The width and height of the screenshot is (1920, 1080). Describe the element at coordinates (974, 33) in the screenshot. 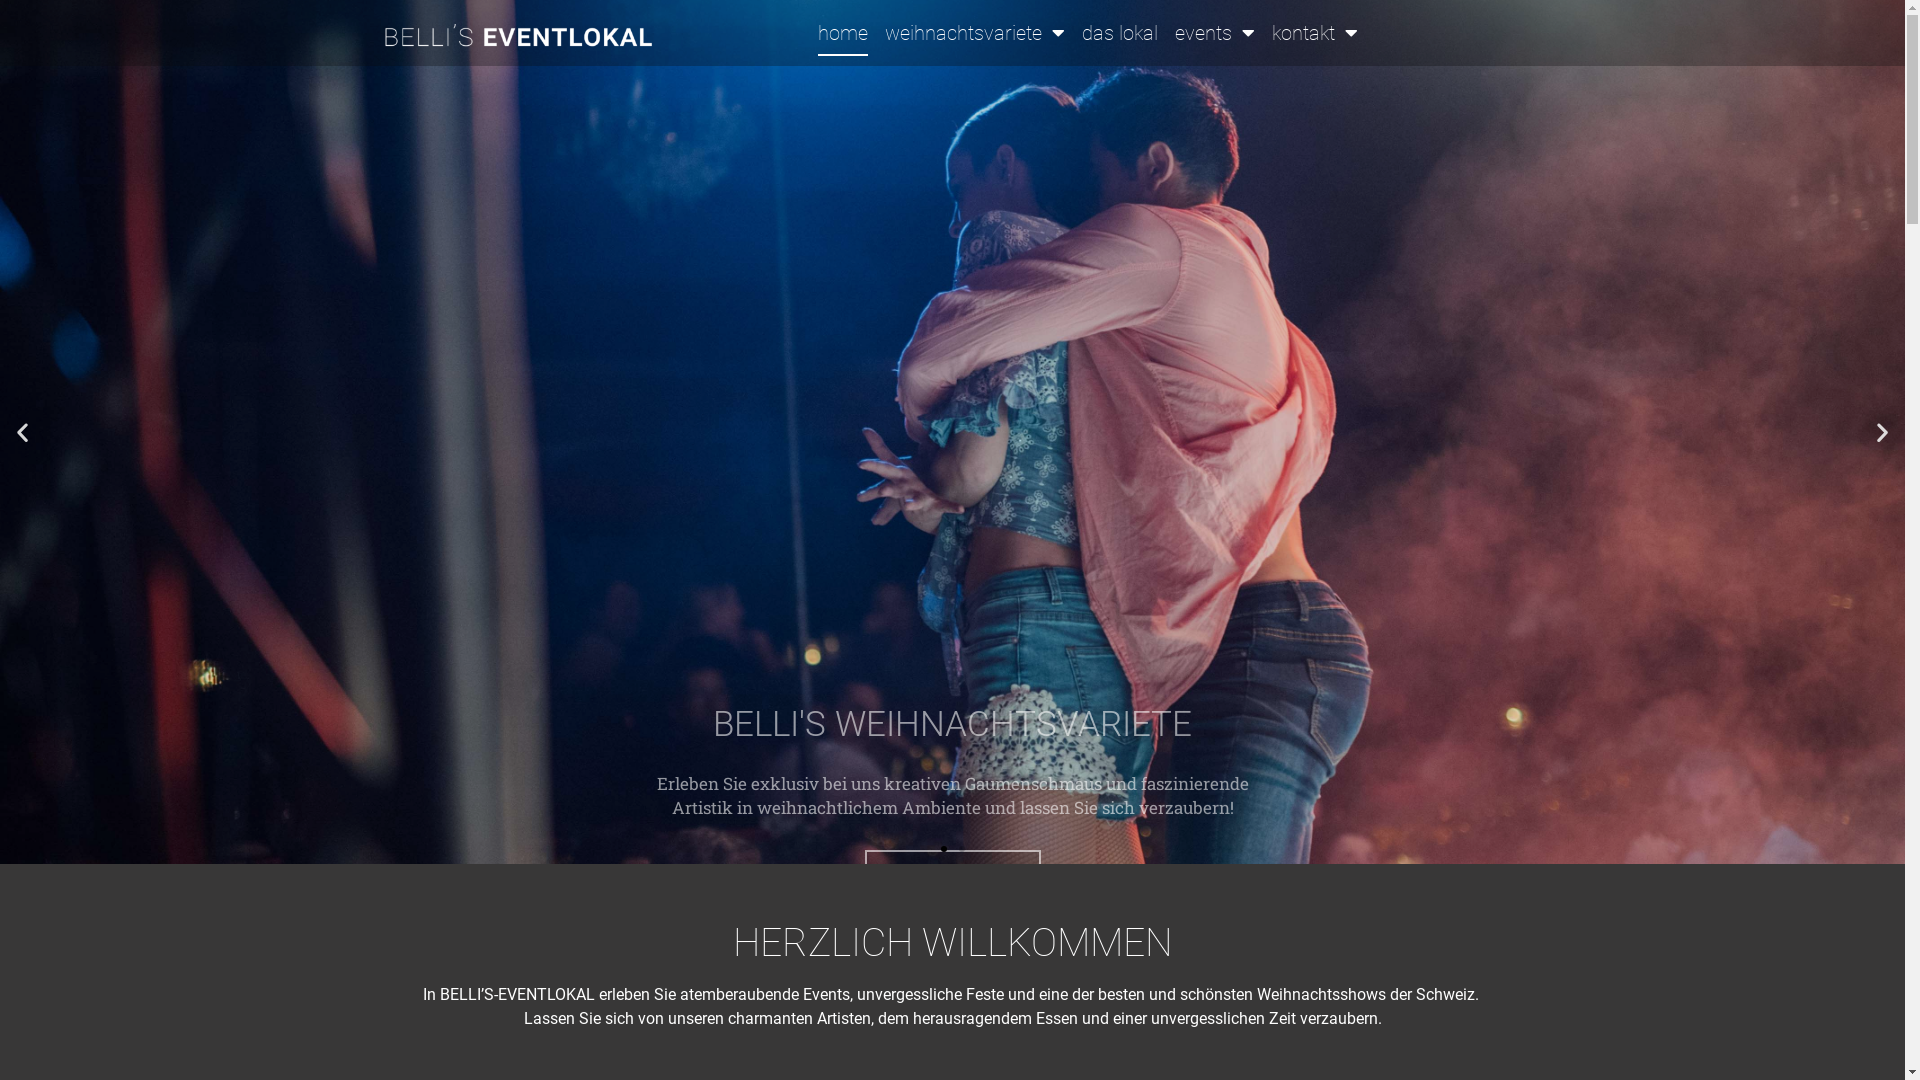

I see `'weihnachtsvariete'` at that location.